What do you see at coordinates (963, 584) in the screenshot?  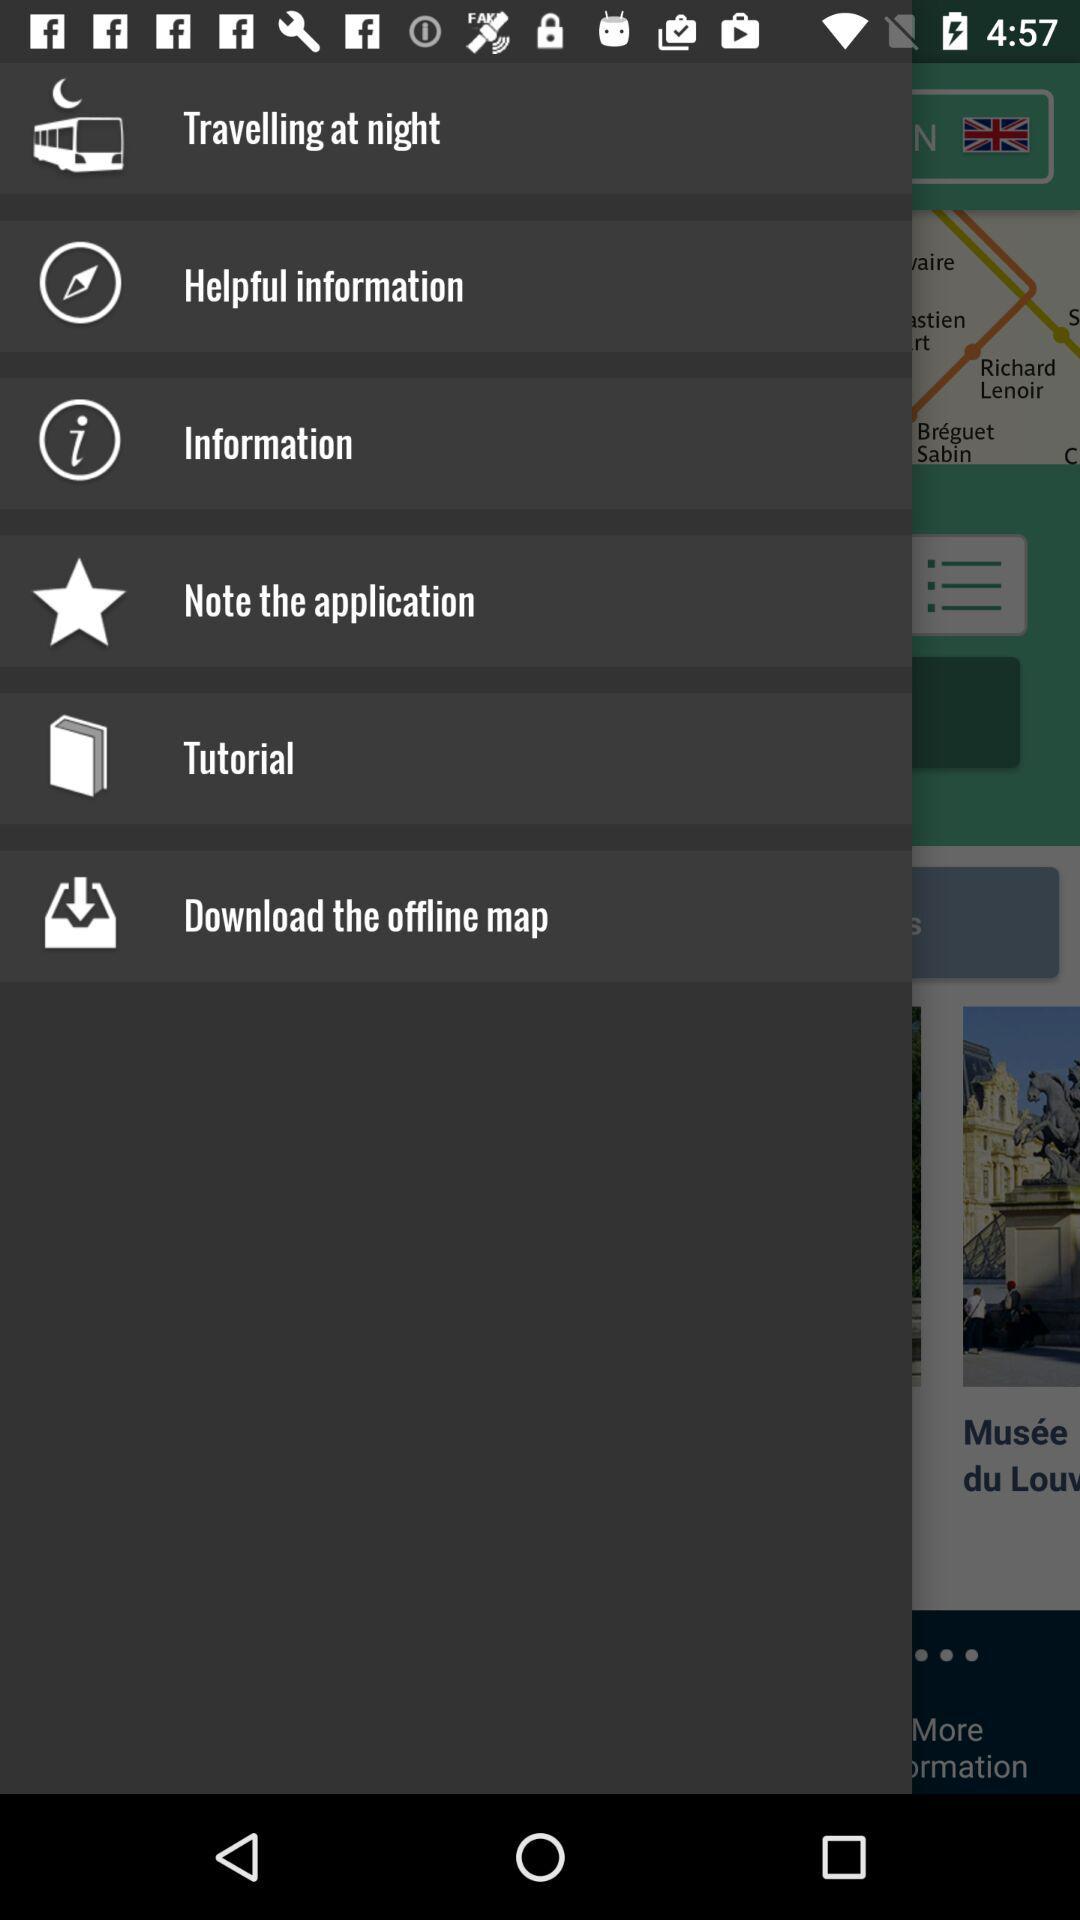 I see `the list icon` at bounding box center [963, 584].